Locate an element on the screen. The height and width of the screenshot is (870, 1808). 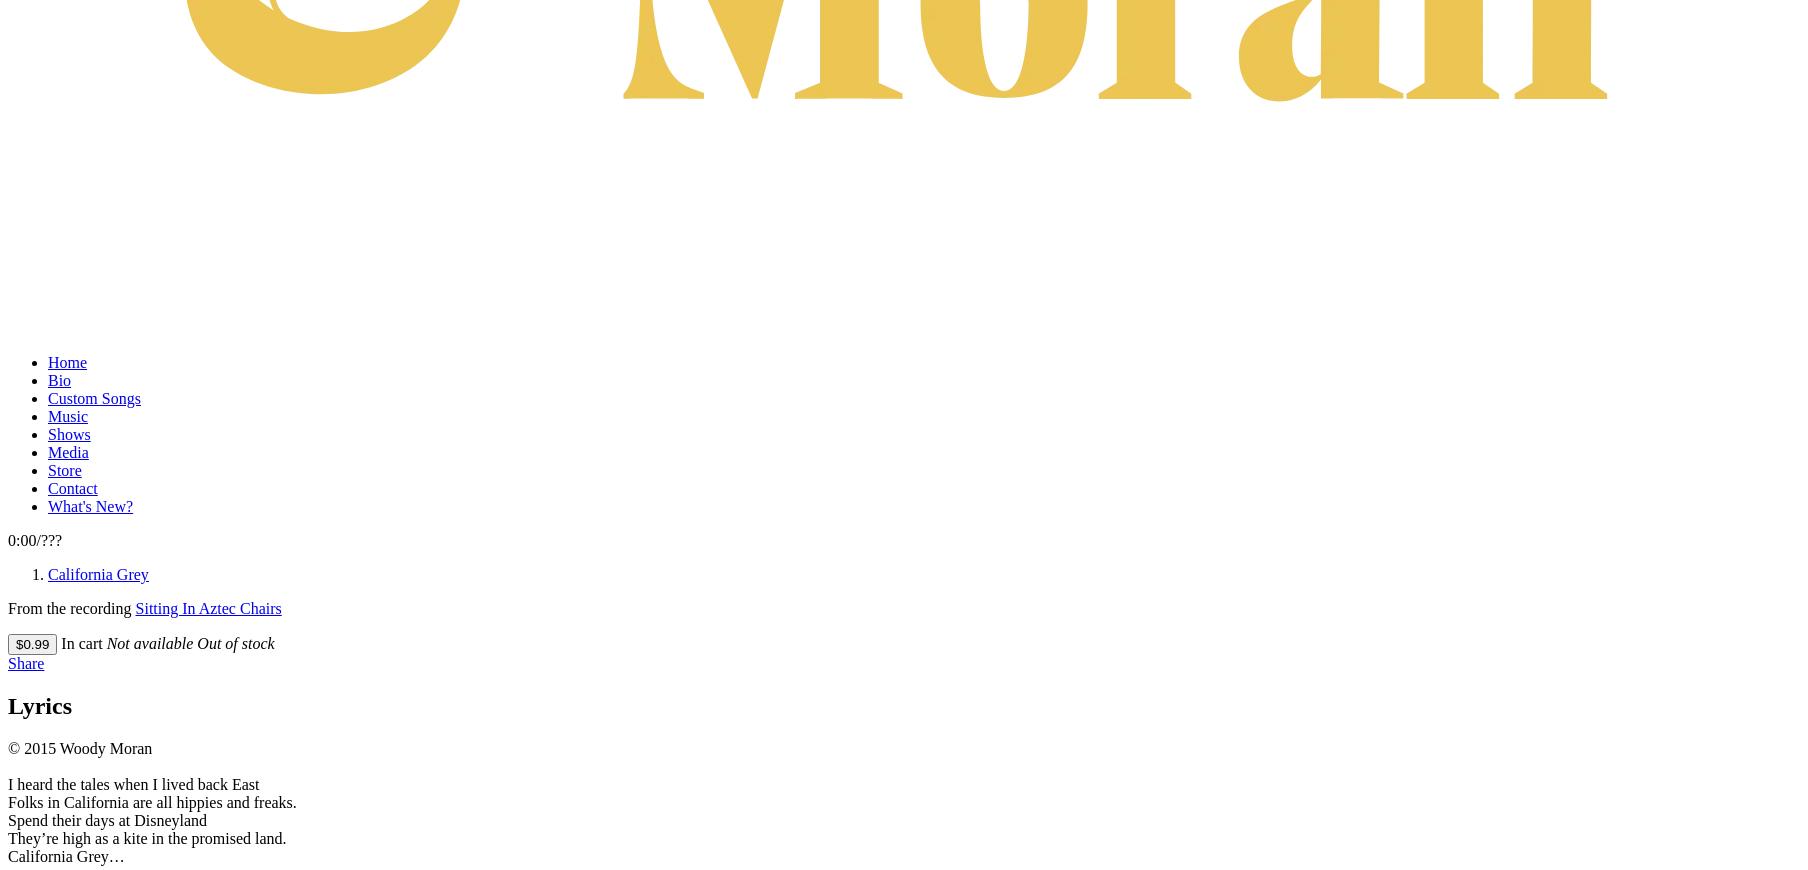
'Shows' is located at coordinates (69, 433).